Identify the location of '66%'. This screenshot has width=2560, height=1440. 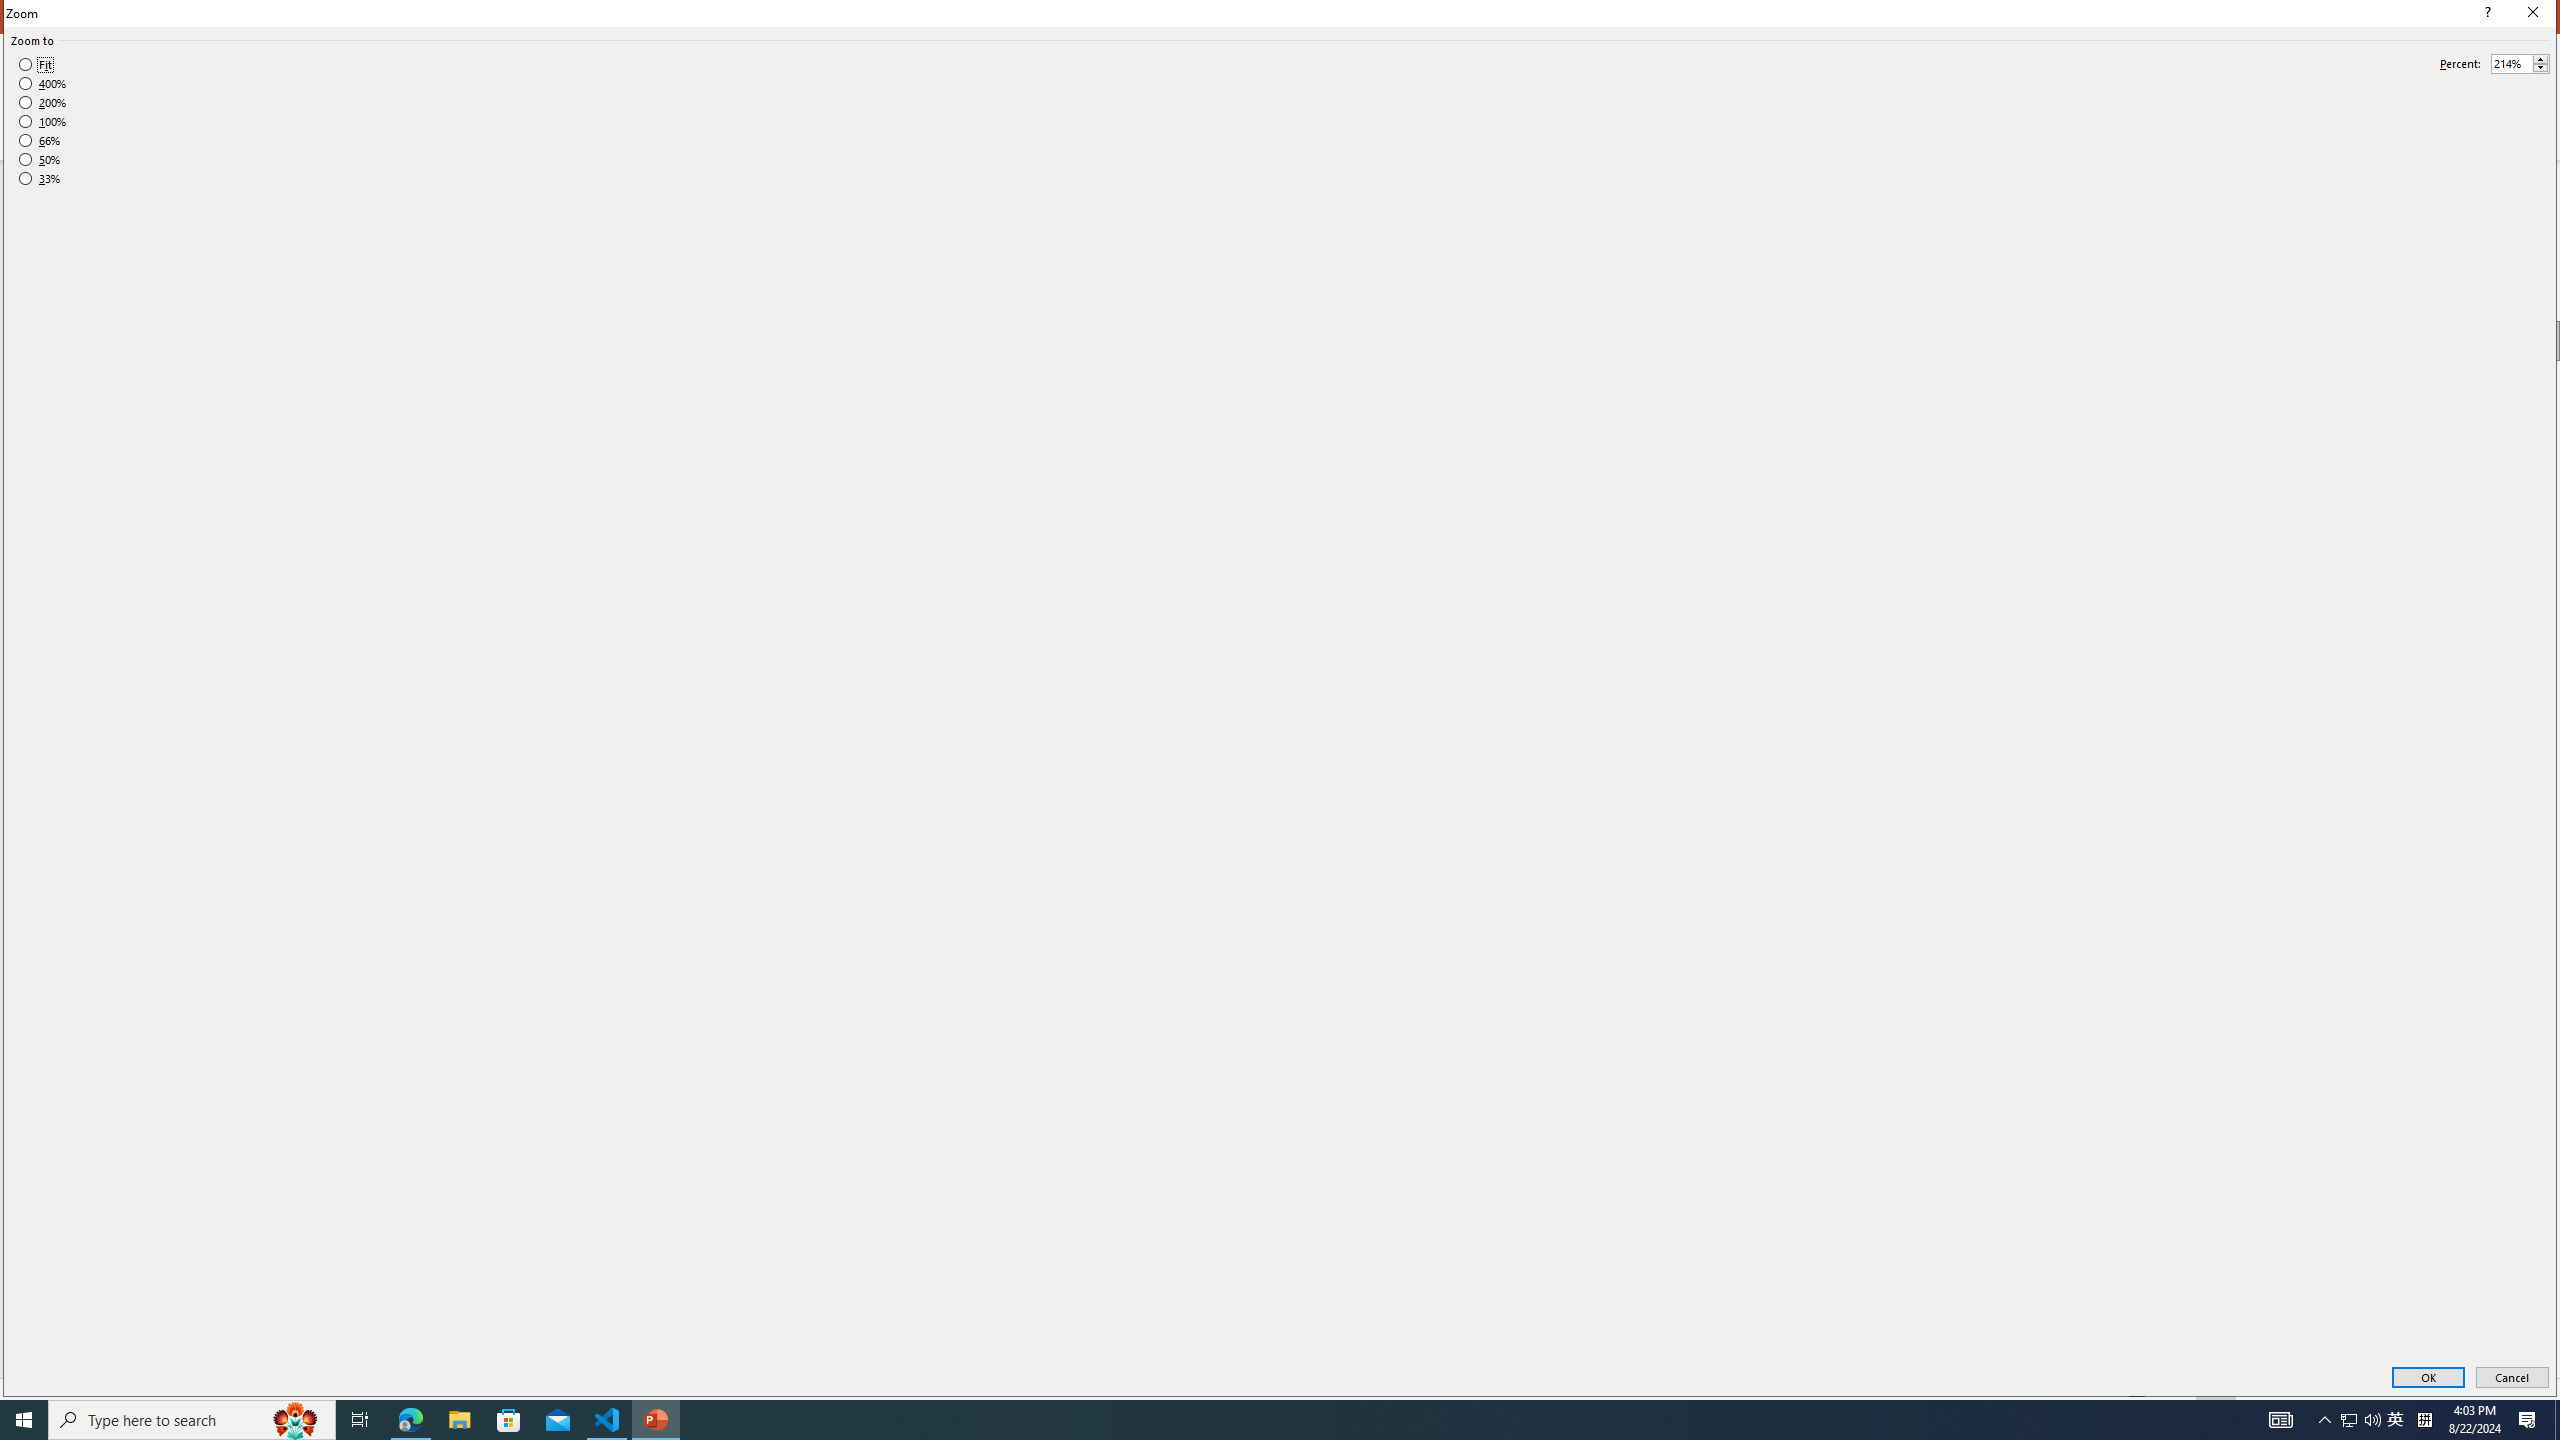
(38, 139).